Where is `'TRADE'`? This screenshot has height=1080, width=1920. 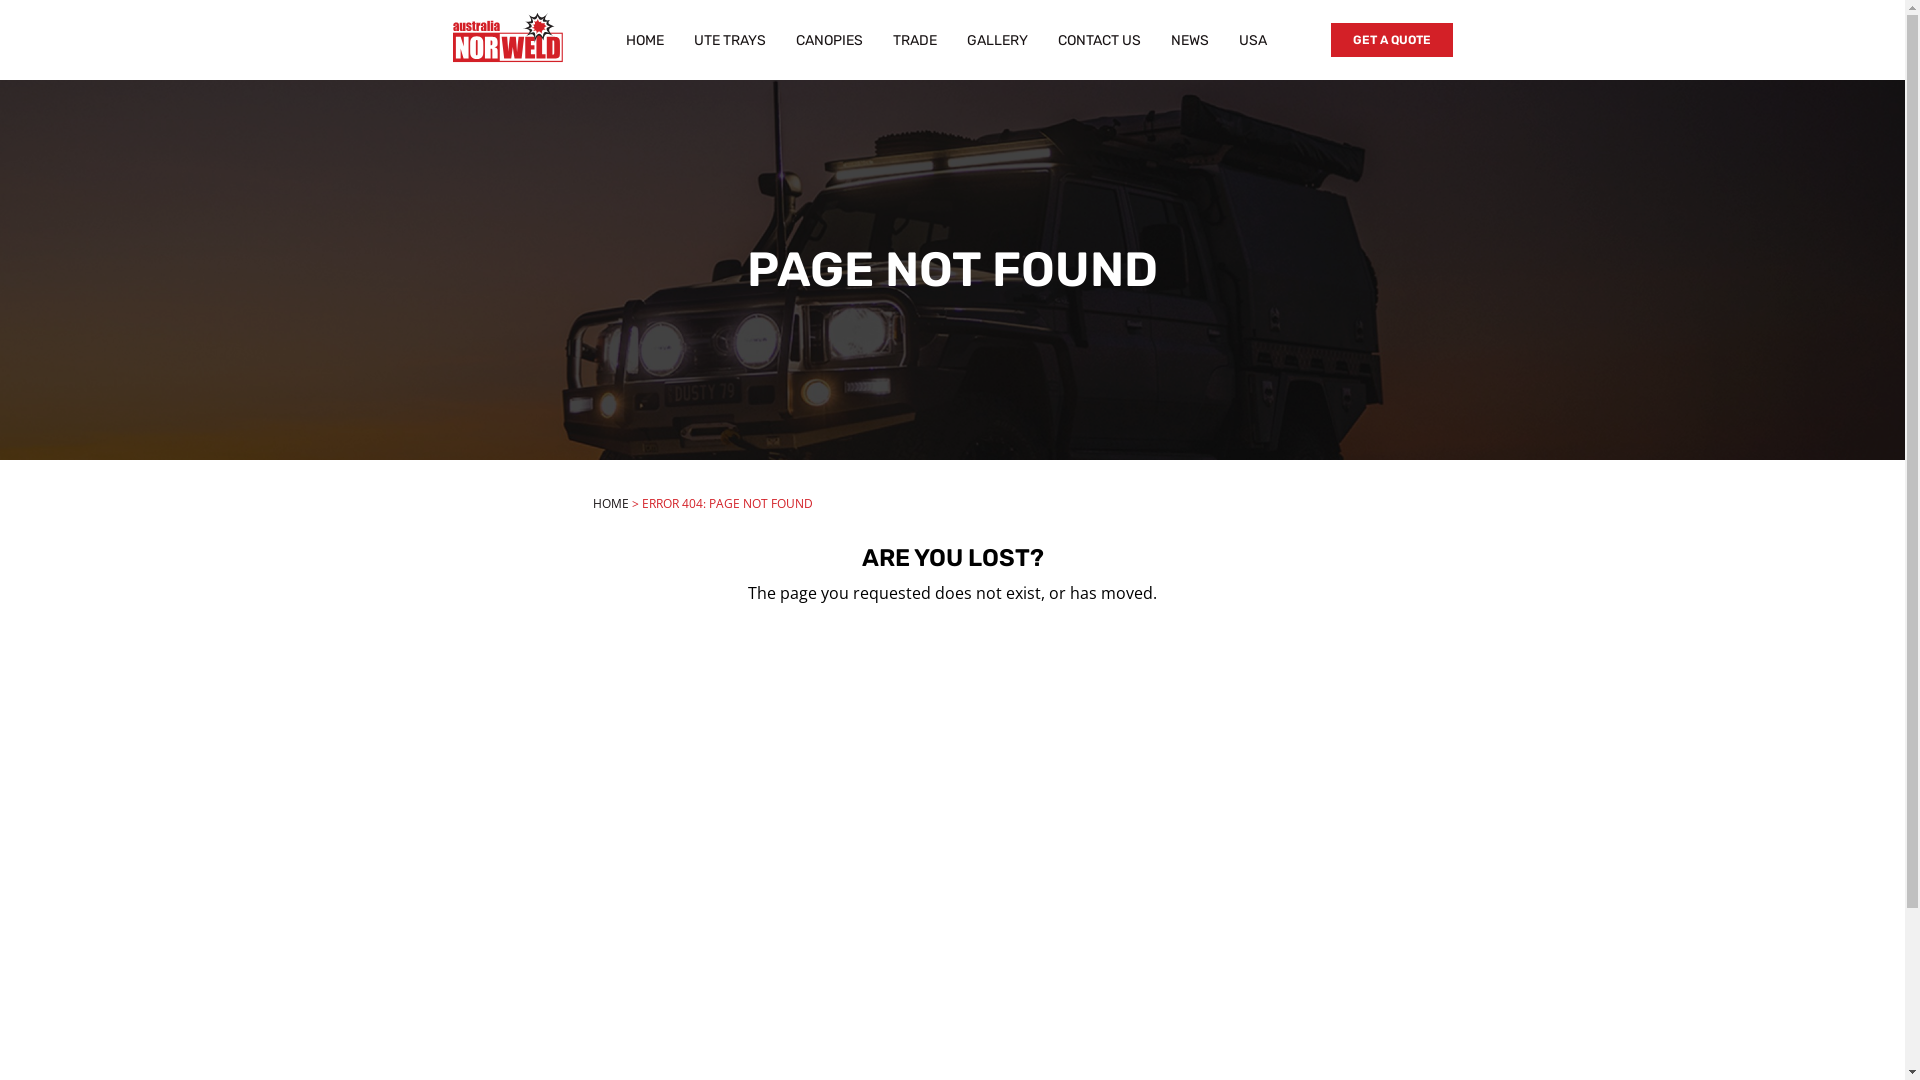 'TRADE' is located at coordinates (914, 39).